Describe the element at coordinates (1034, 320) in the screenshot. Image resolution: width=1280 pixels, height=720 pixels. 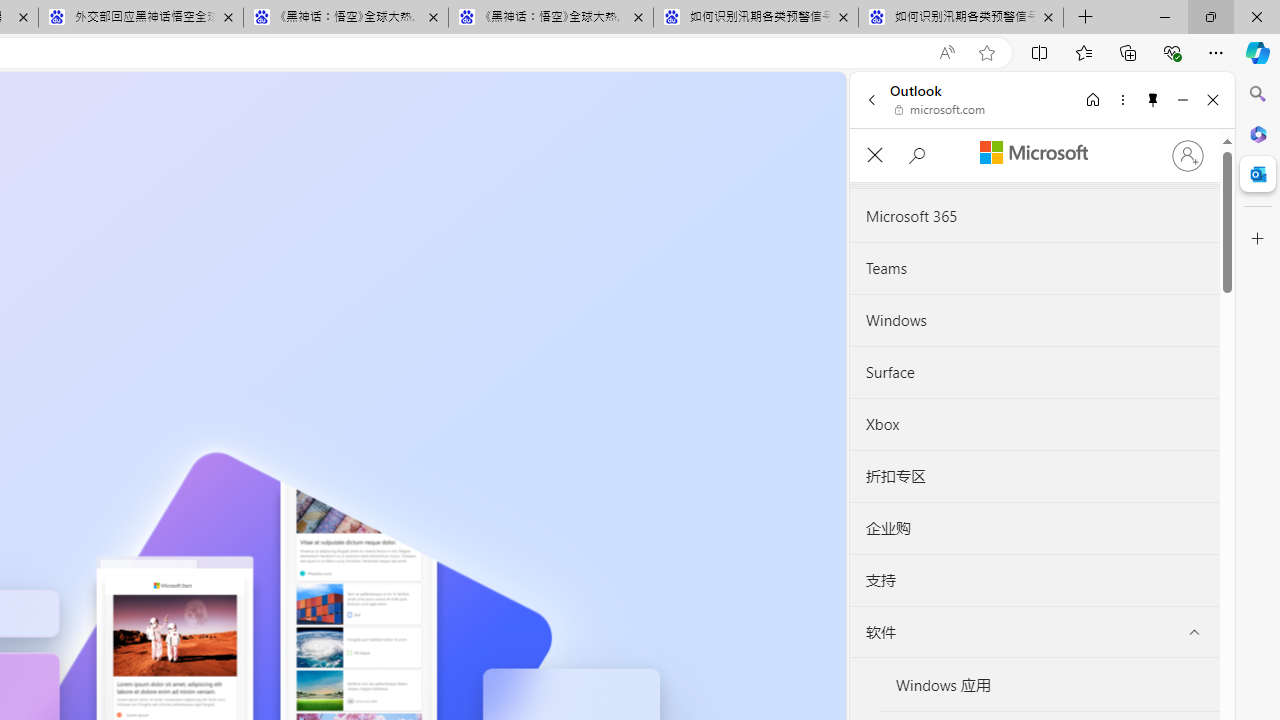
I see `'Windows'` at that location.